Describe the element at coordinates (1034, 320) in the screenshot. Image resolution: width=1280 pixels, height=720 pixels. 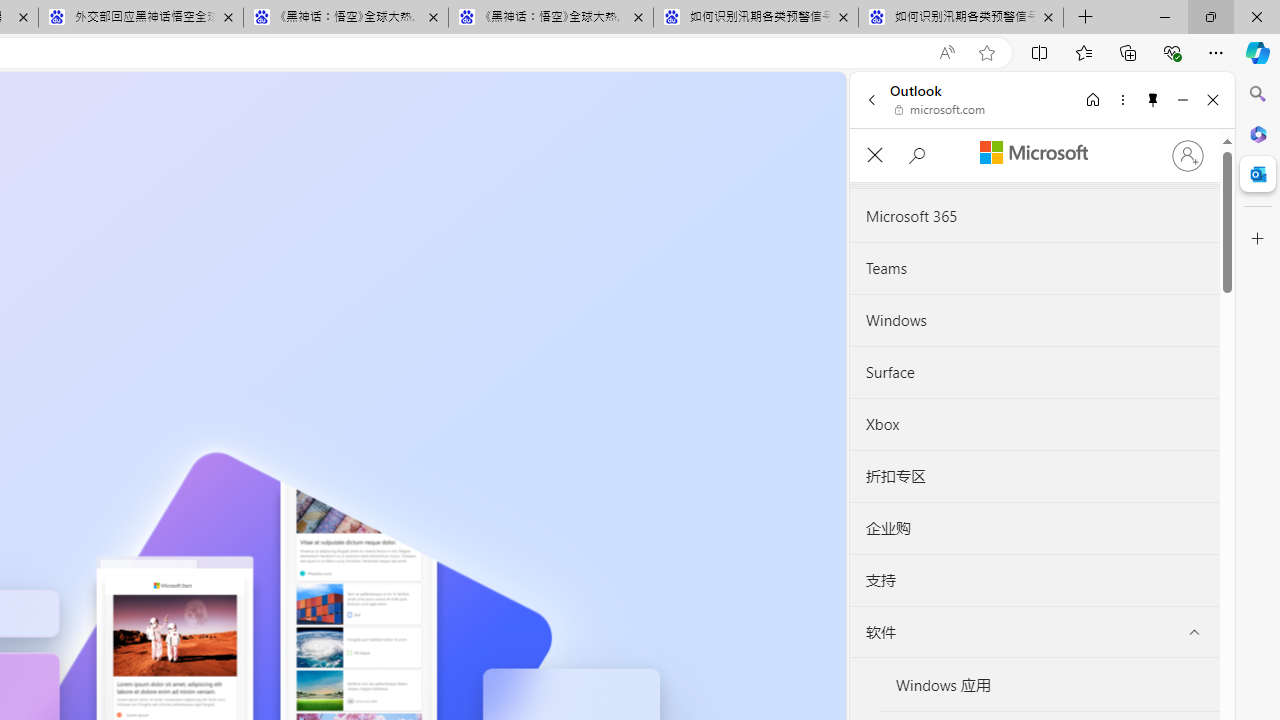
I see `'Windows'` at that location.